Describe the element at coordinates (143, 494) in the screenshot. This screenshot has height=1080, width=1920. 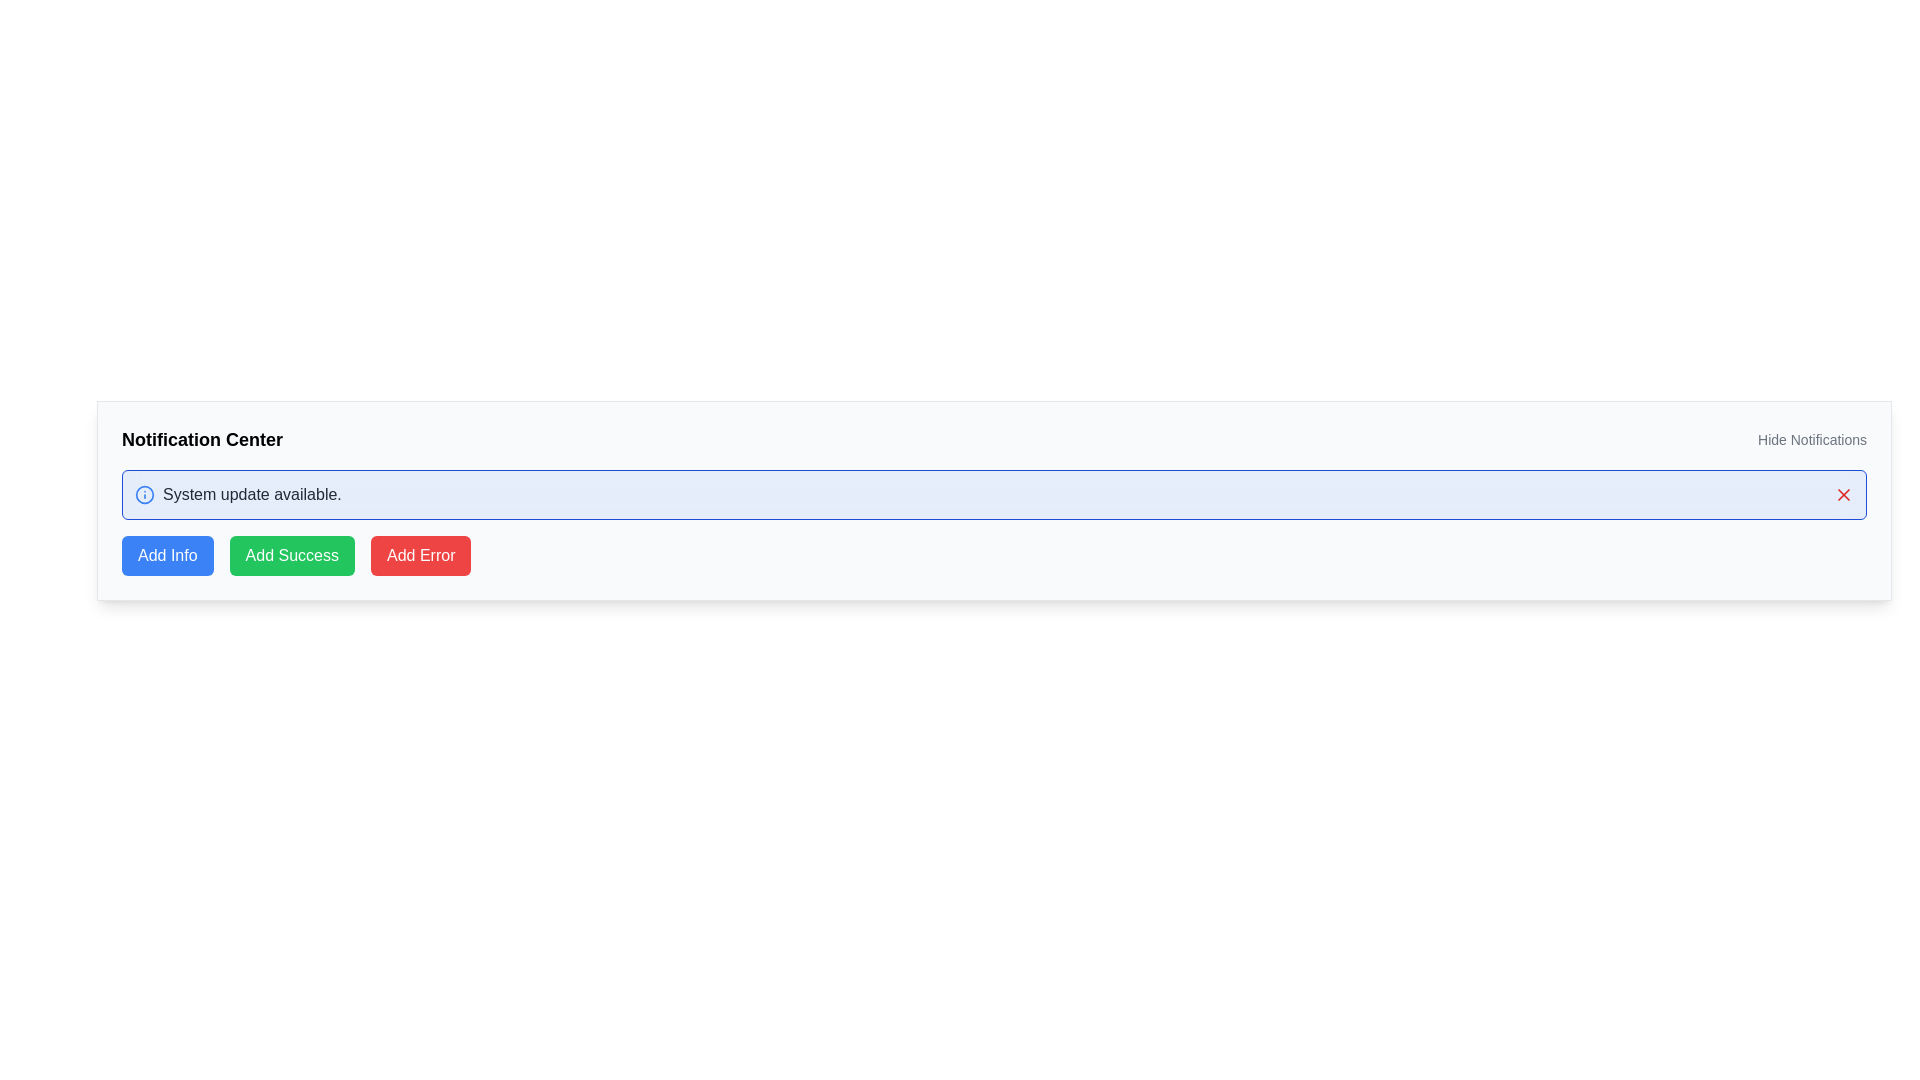
I see `the graphical icon positioned near the top-left corner of the notification box that indicates 'System update available.'` at that location.